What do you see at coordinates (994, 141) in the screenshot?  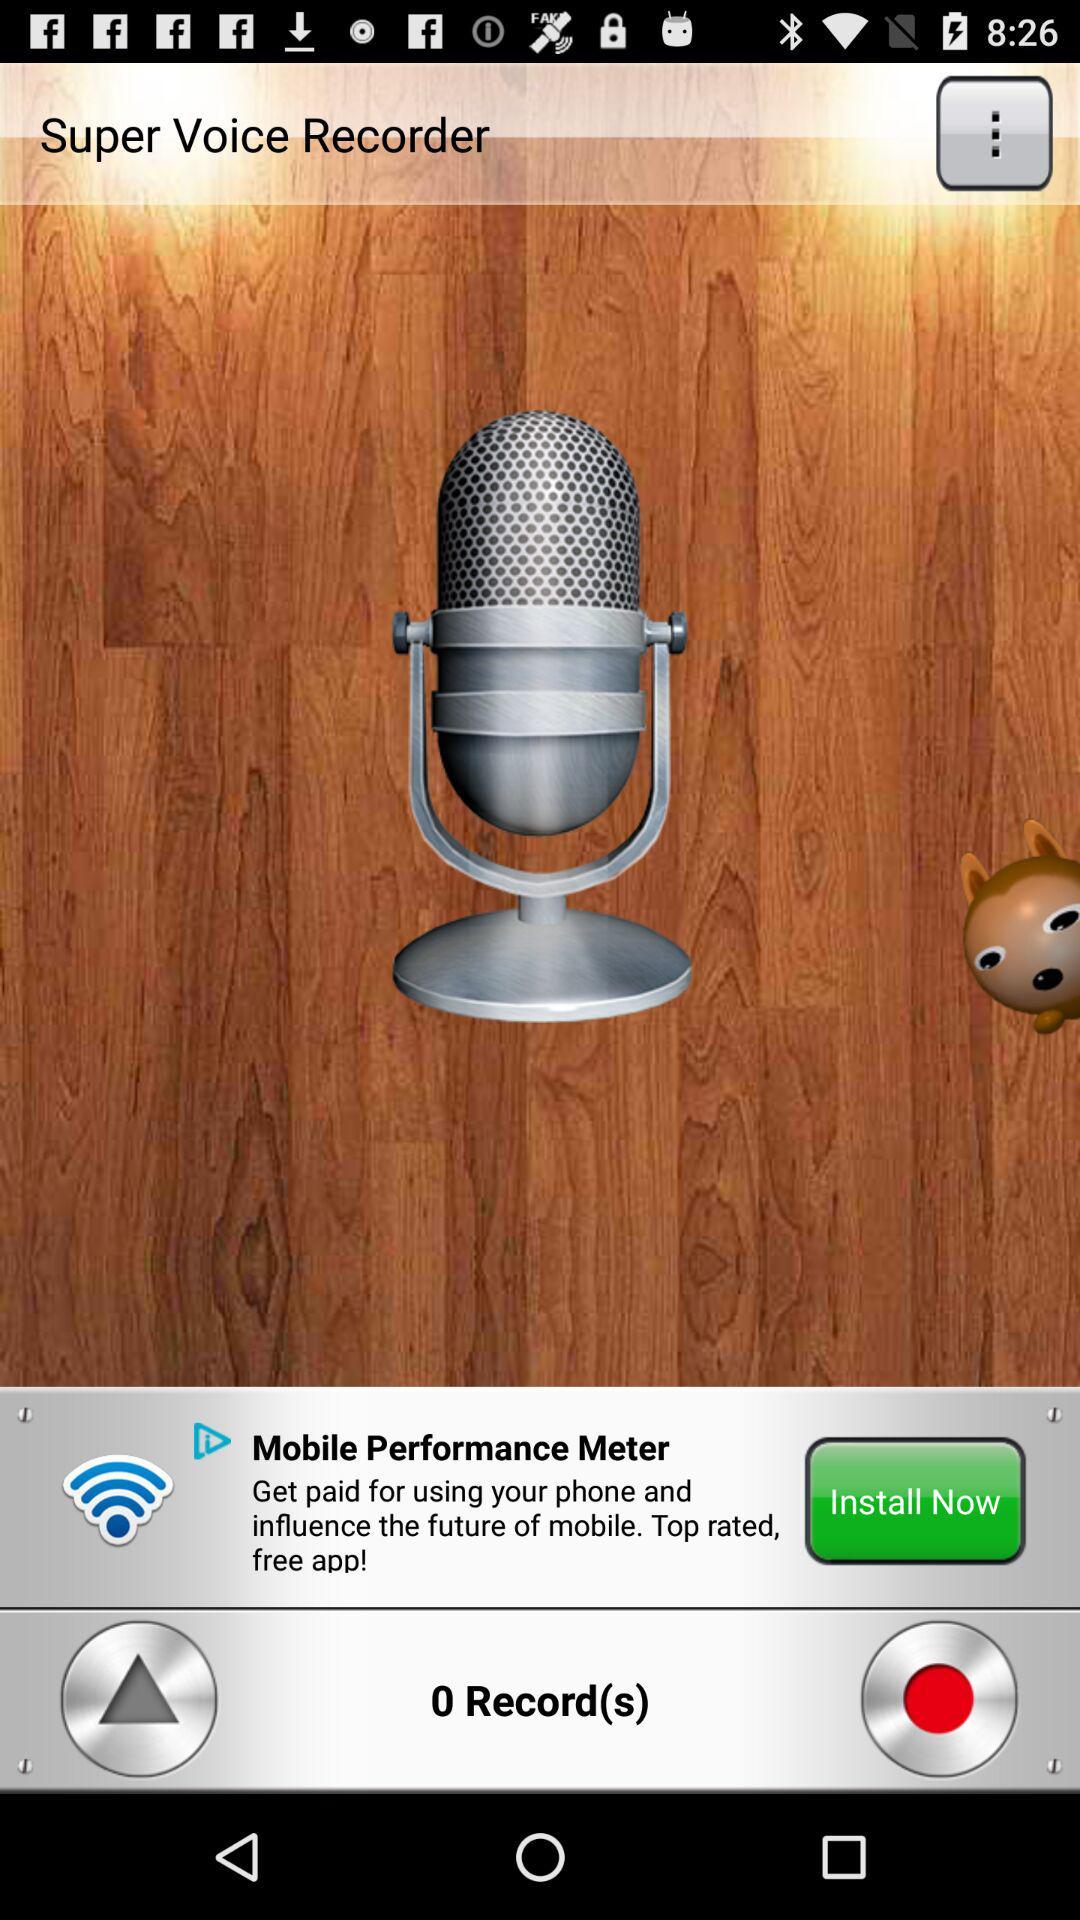 I see `the more icon` at bounding box center [994, 141].